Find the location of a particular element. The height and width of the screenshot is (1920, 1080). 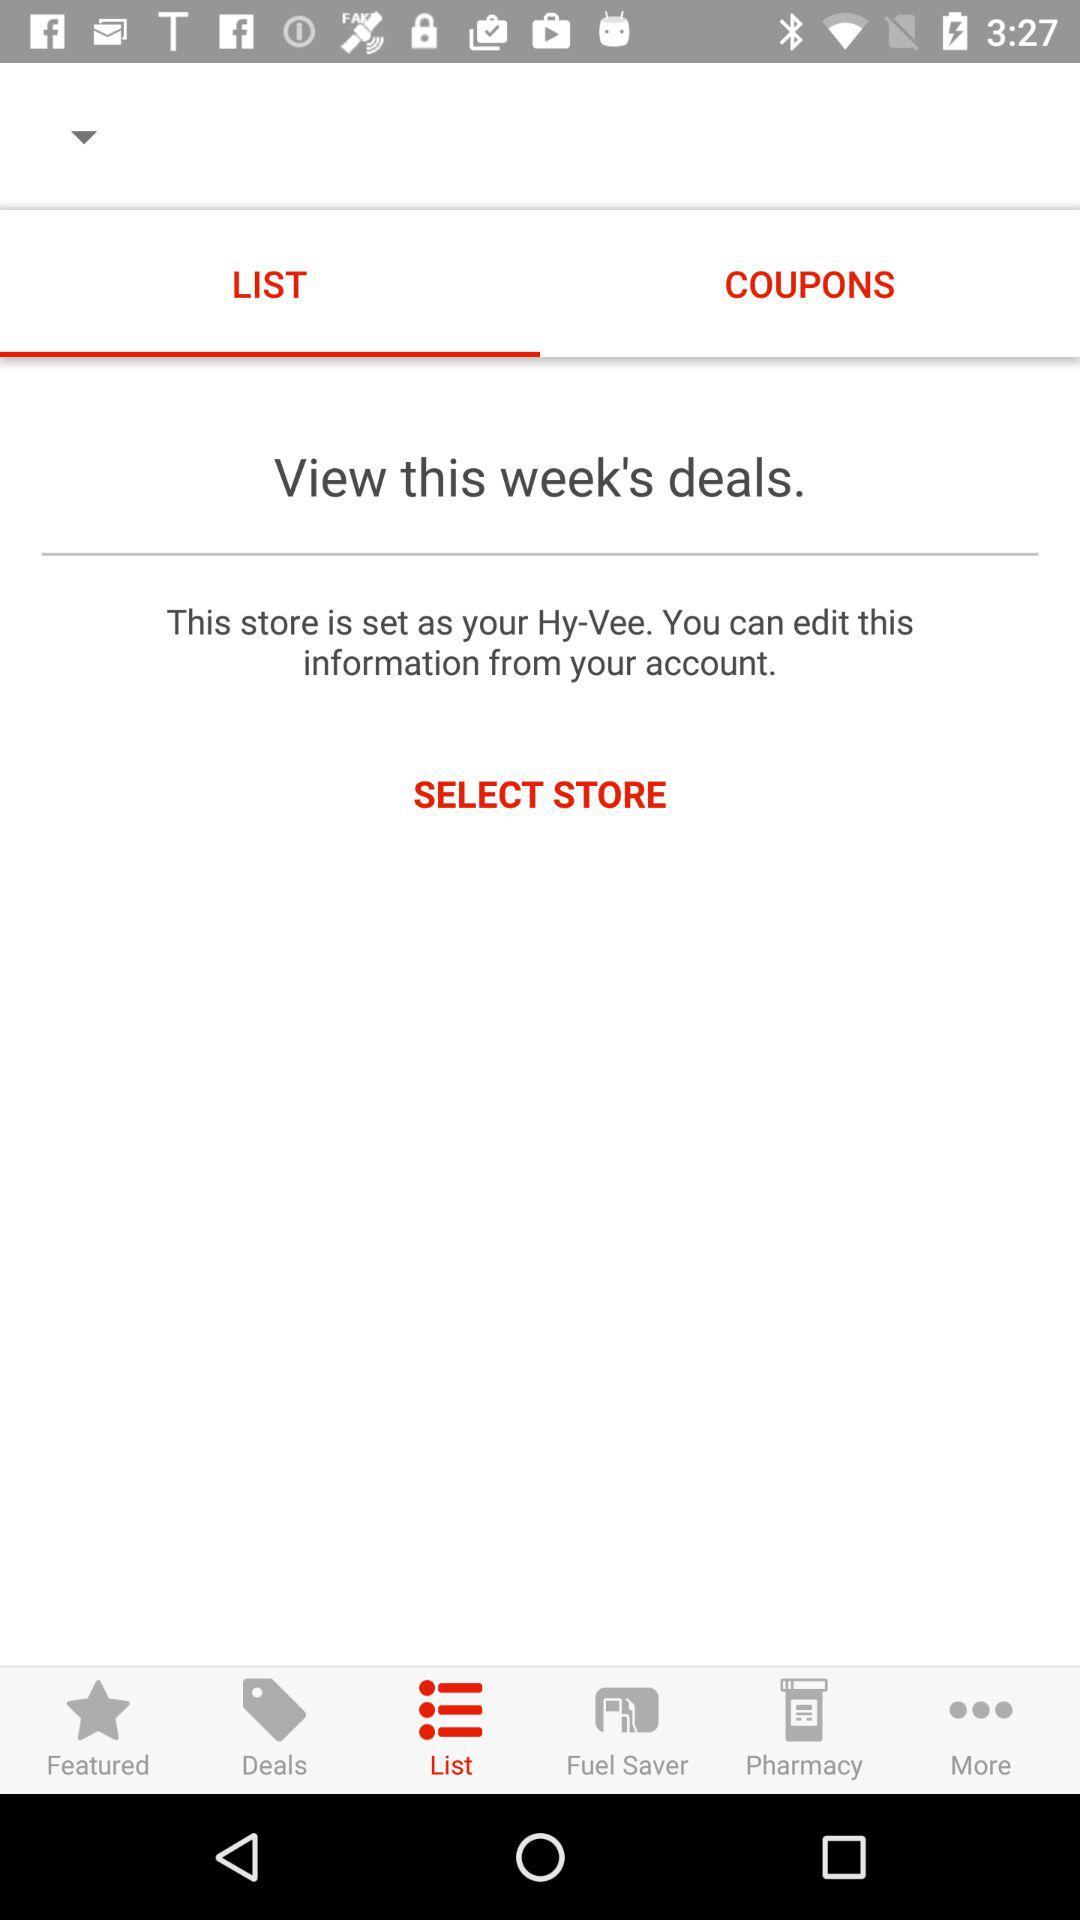

the more button is located at coordinates (980, 1729).